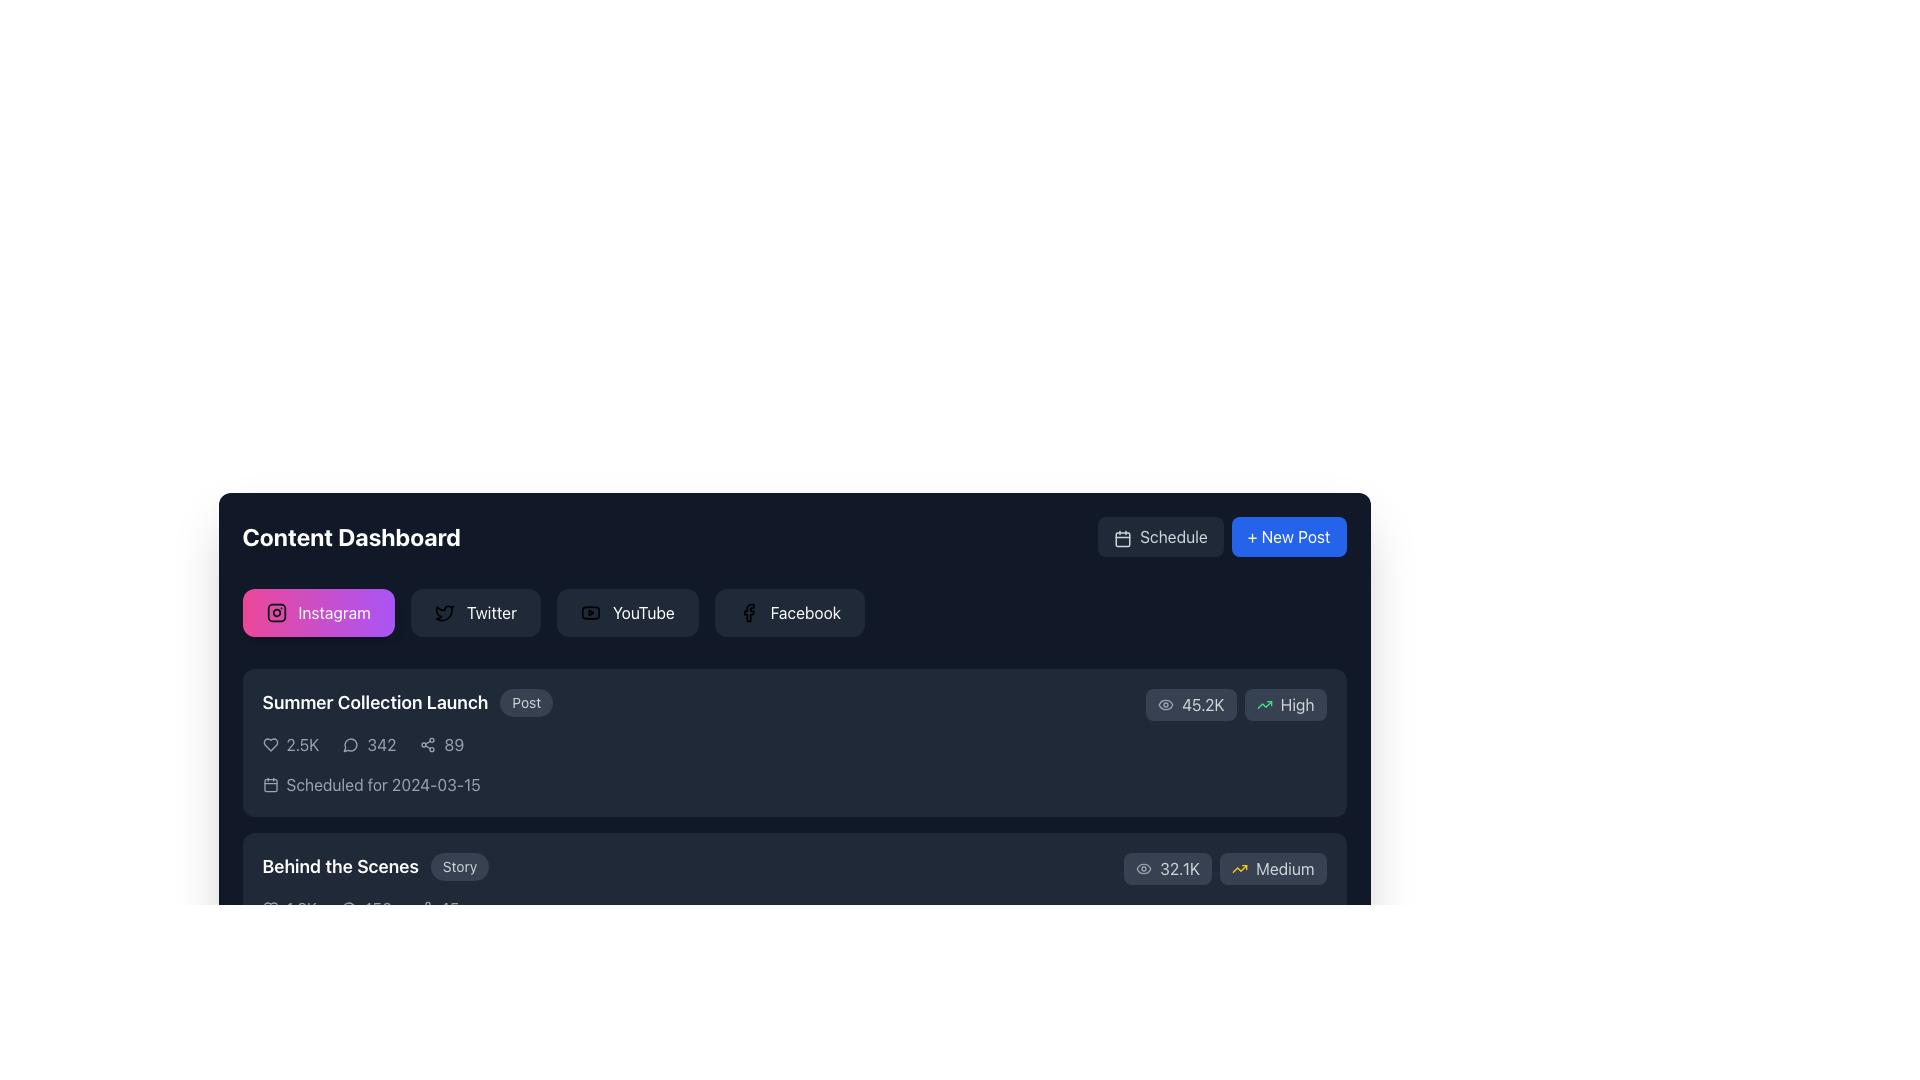 The height and width of the screenshot is (1080, 1920). What do you see at coordinates (459, 866) in the screenshot?
I see `the label or tag UI element that categorizes an item as 'Story', which is located on the right side of the sibling element that contains the text 'Behind the Scenes'` at bounding box center [459, 866].